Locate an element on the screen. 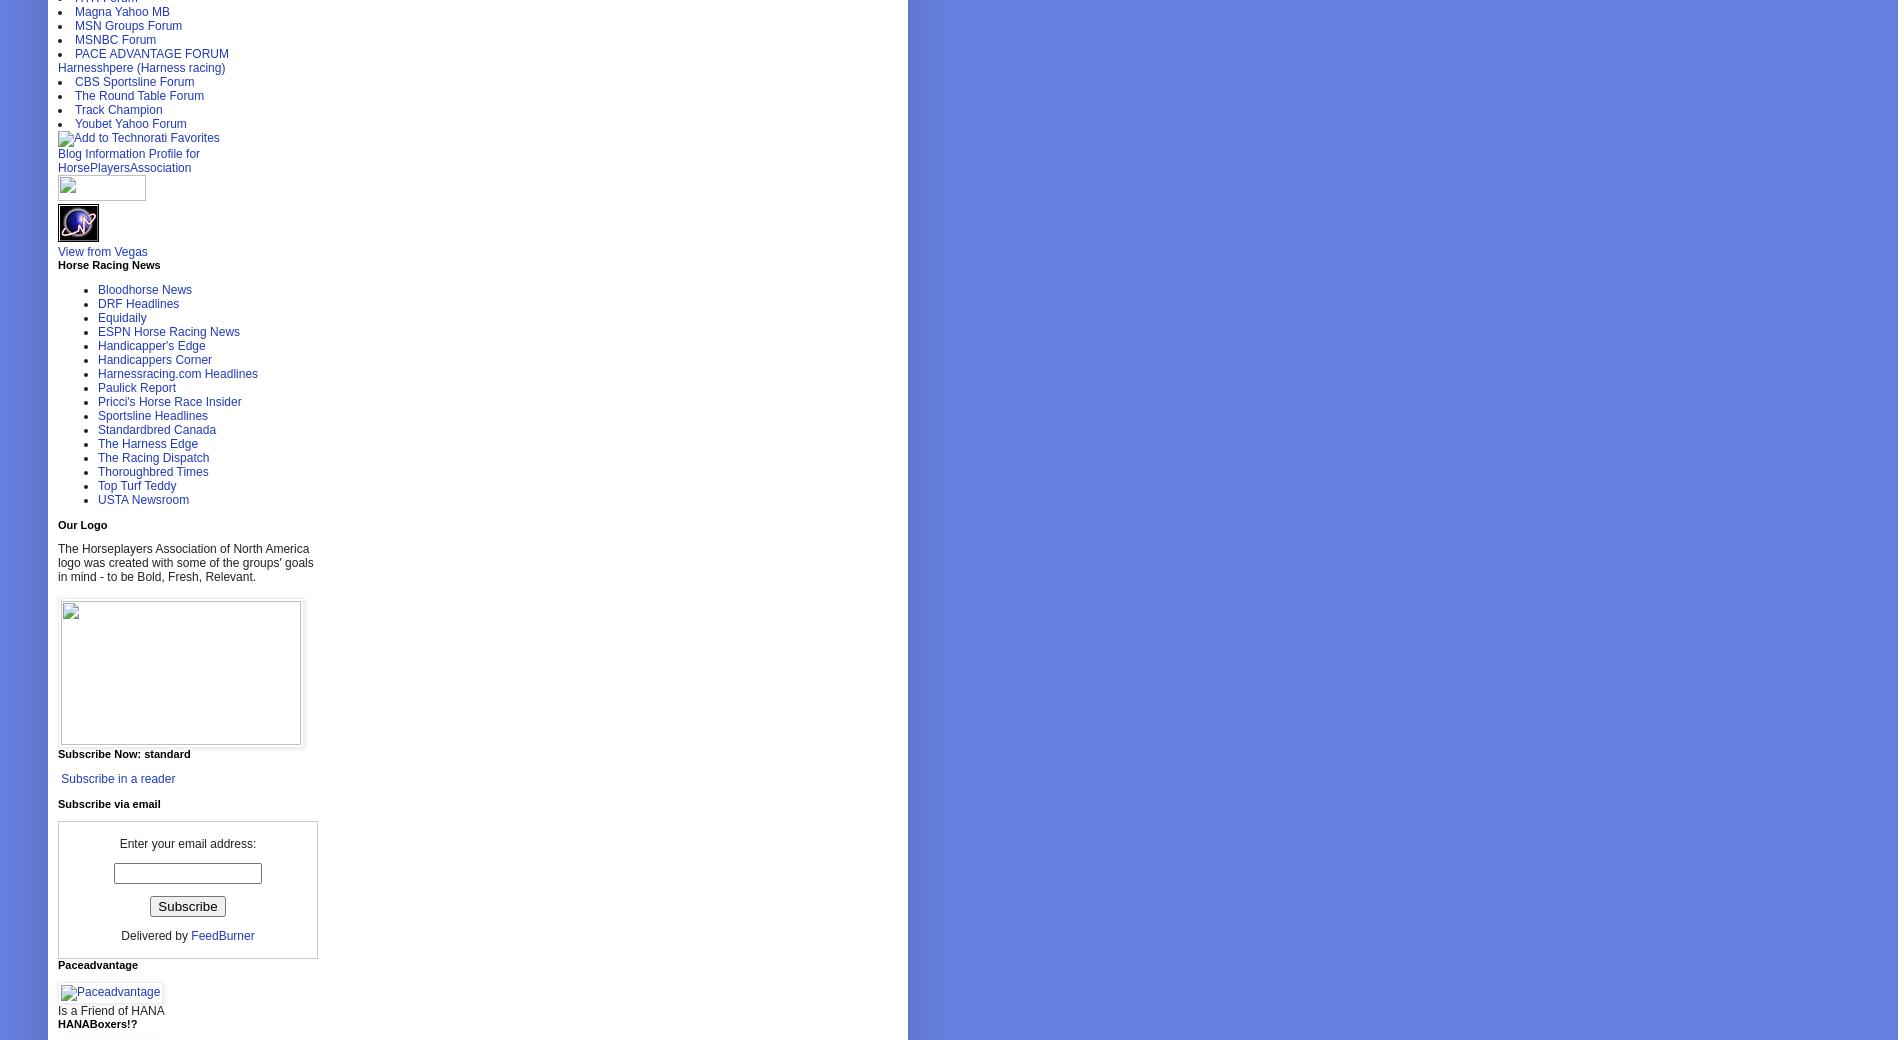  'Paceadvantage' is located at coordinates (58, 965).